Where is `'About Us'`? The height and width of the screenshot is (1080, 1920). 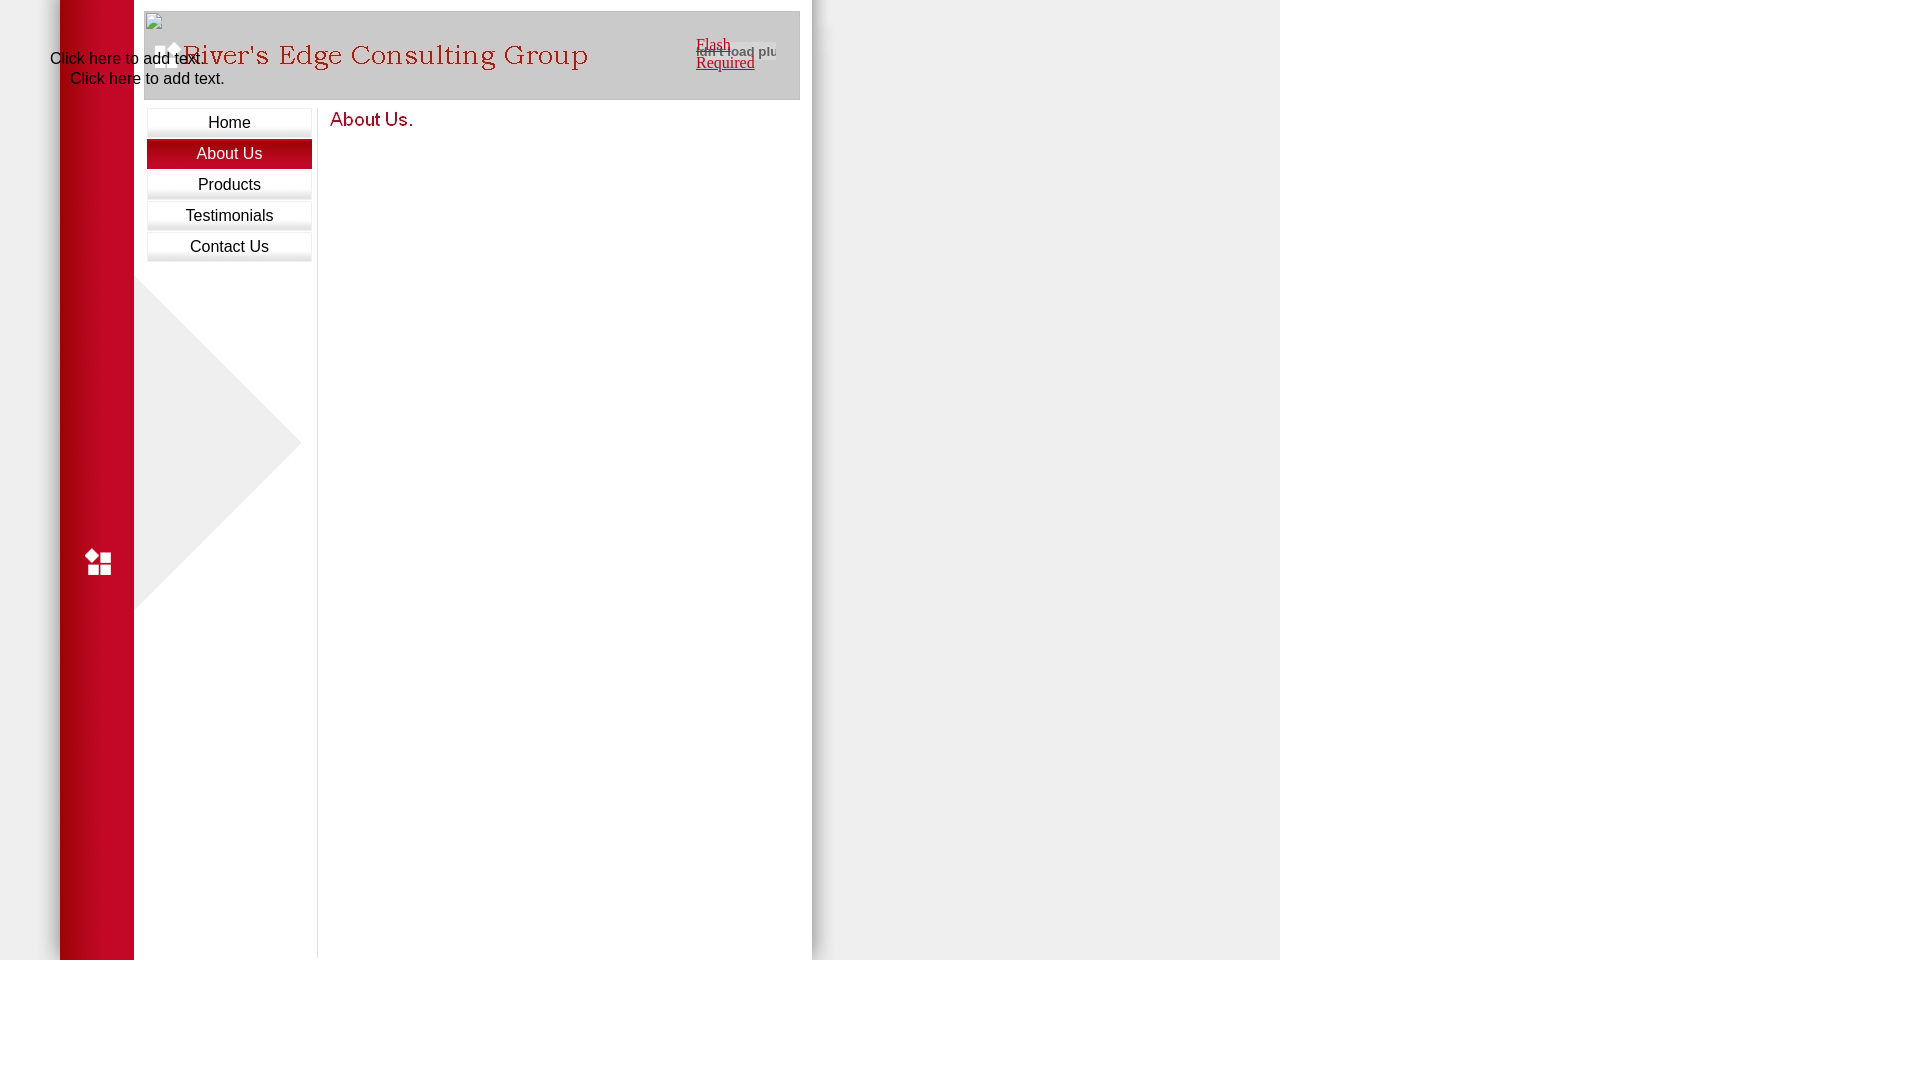
'About Us' is located at coordinates (229, 153).